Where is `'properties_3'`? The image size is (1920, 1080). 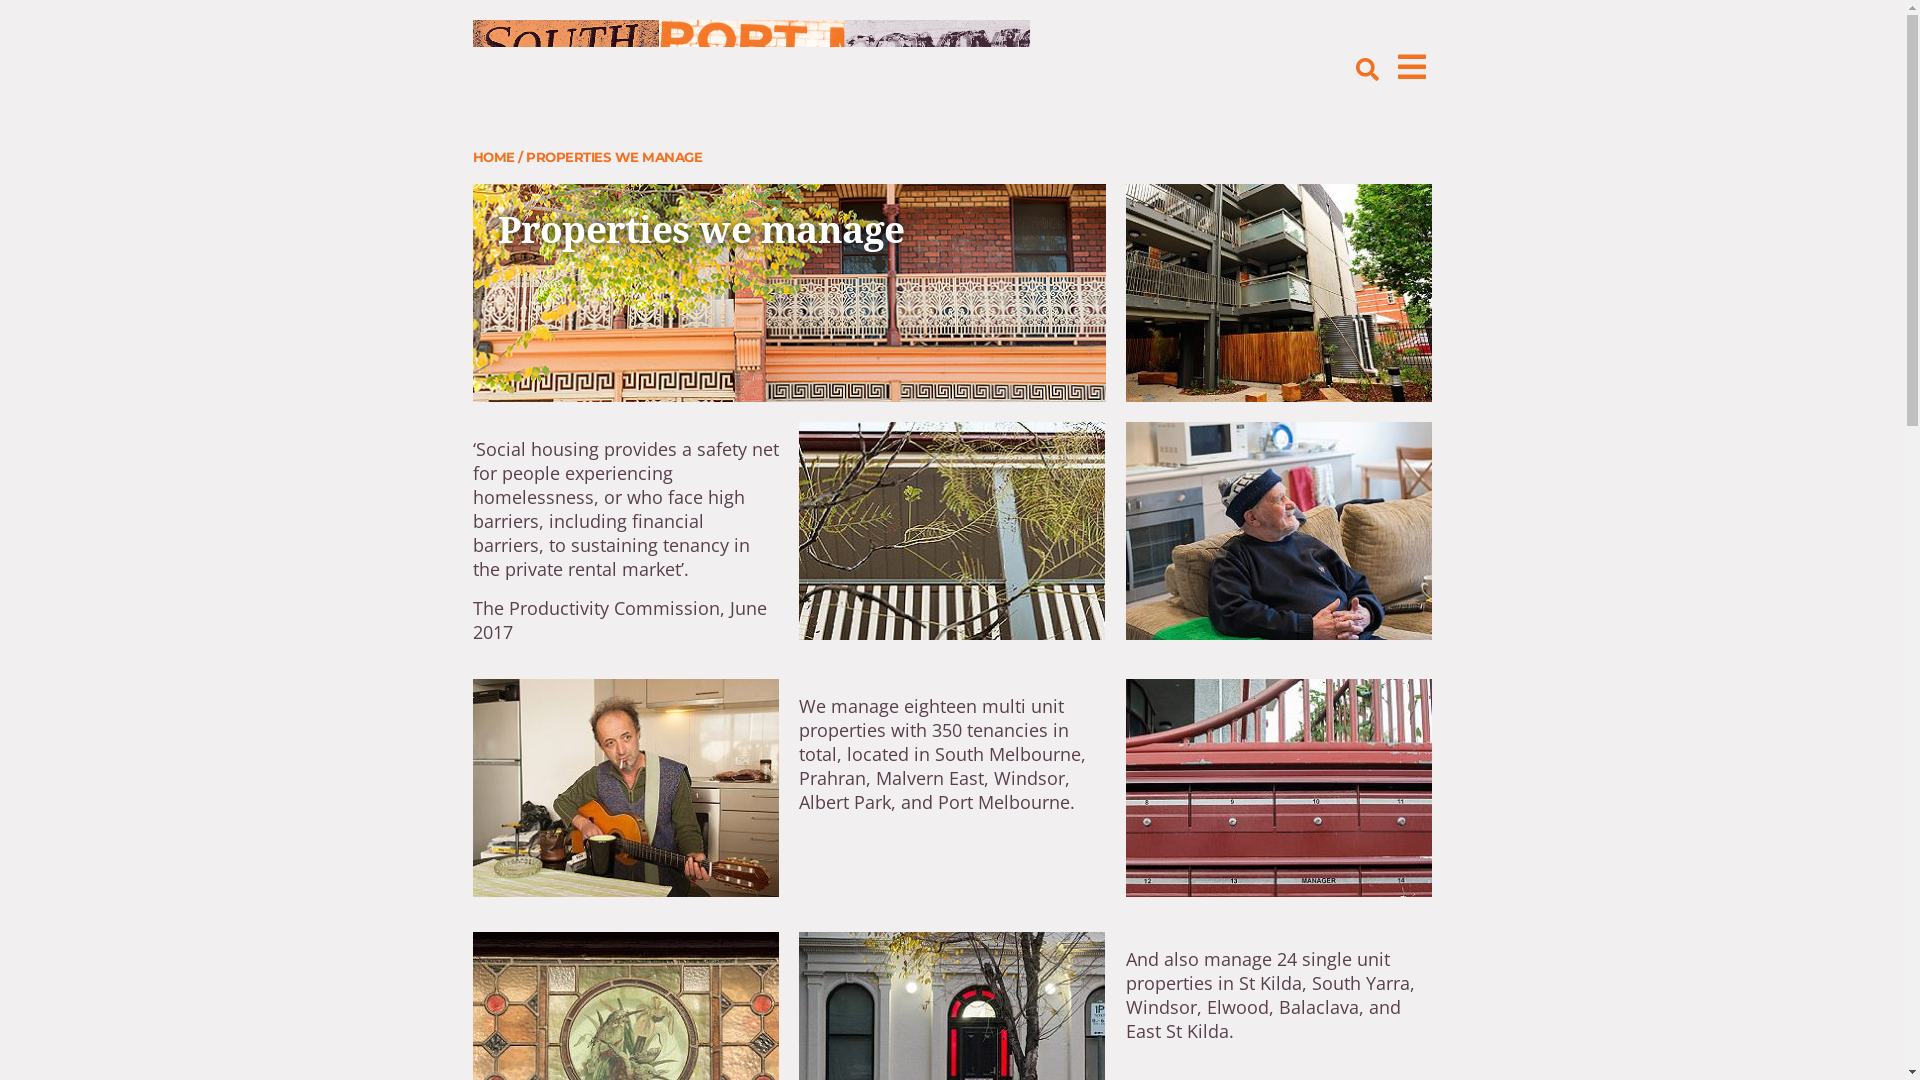 'properties_3' is located at coordinates (1277, 530).